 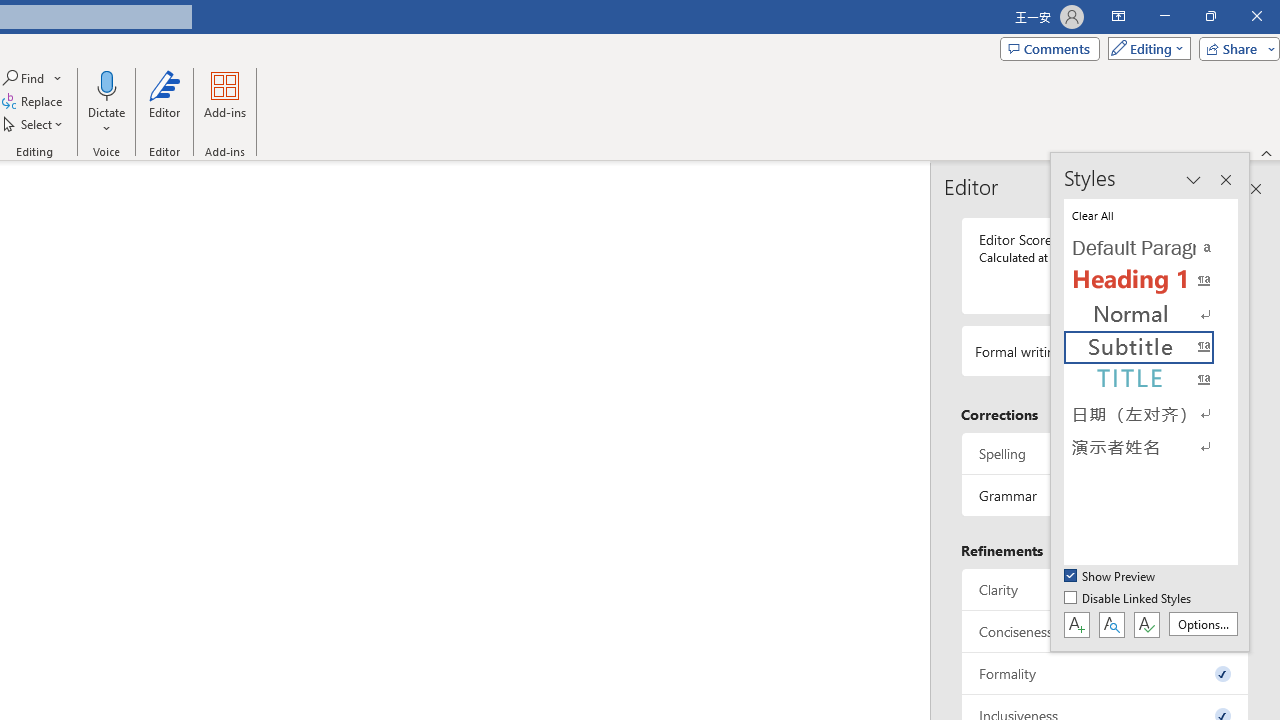 I want to click on 'Class: NetUIButton', so click(x=1146, y=623).